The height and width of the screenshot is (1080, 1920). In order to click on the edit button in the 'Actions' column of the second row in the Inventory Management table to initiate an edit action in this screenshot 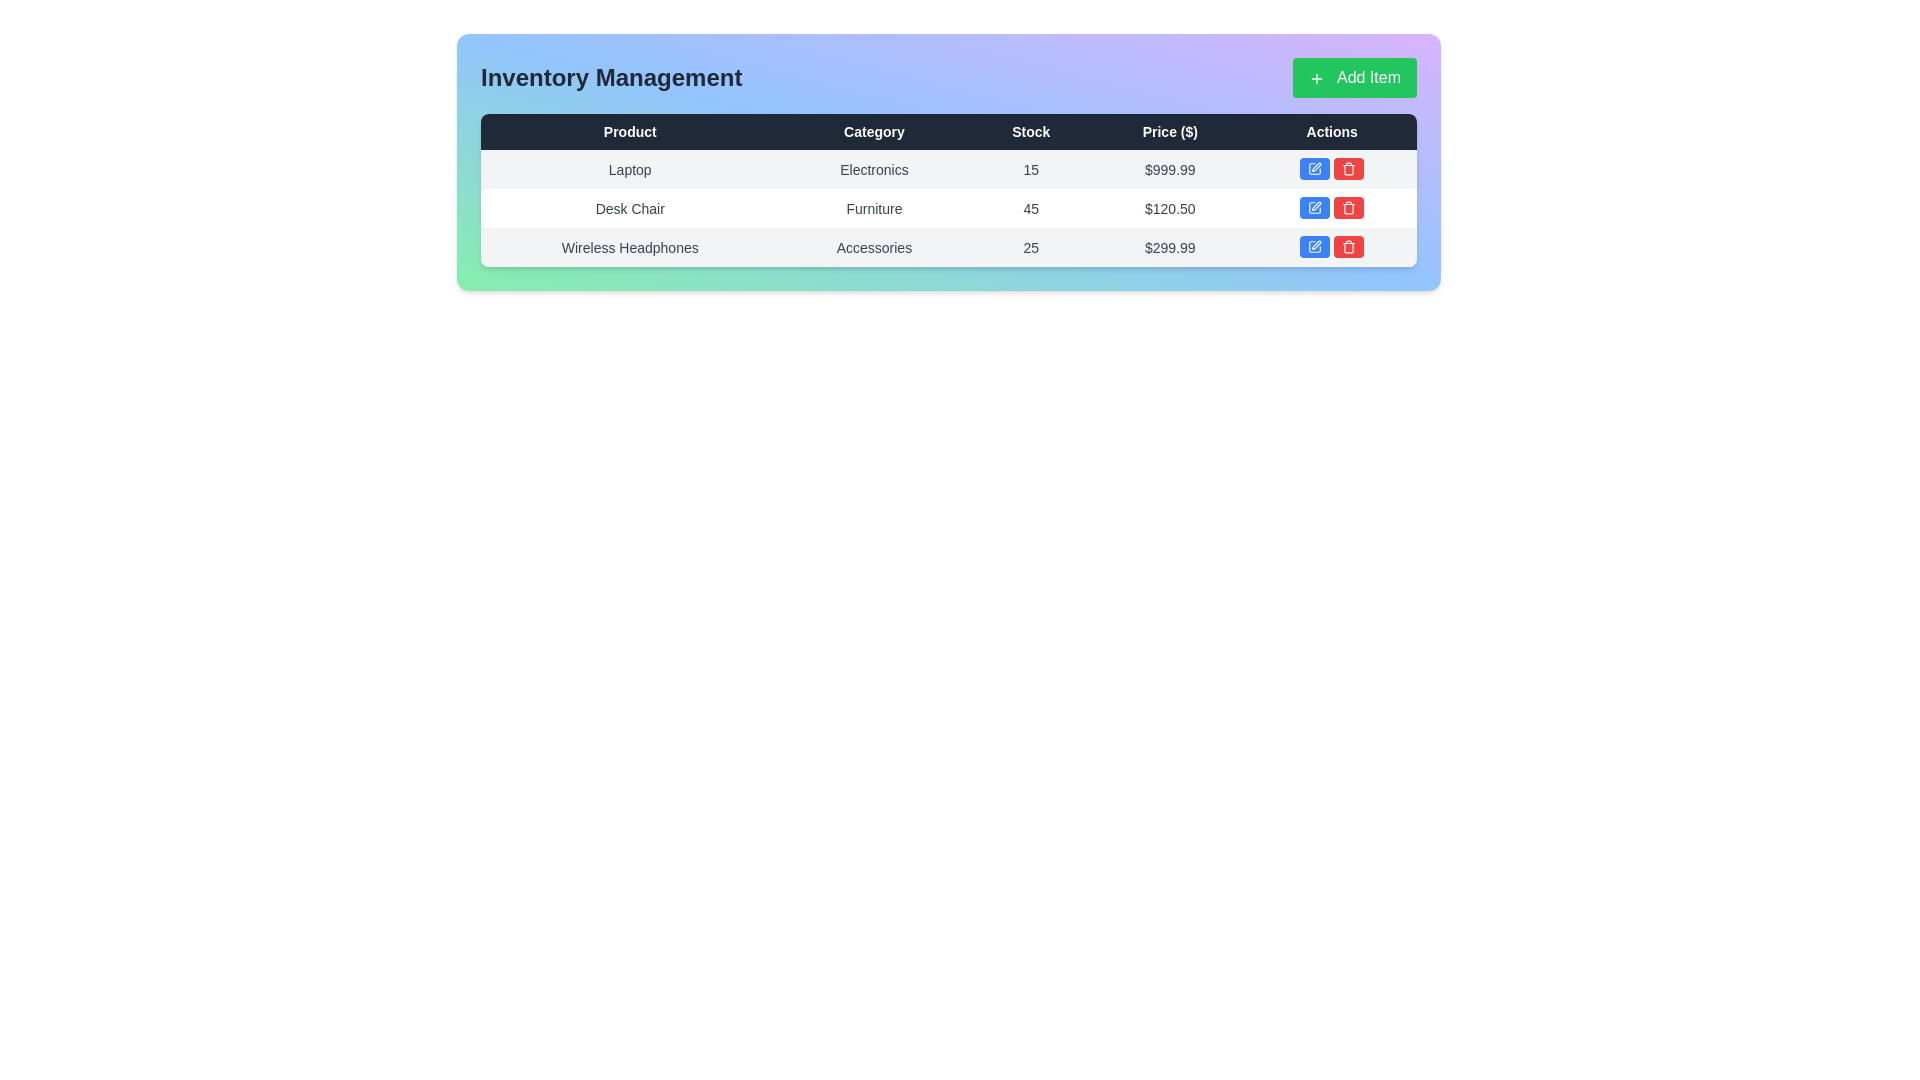, I will do `click(1315, 208)`.